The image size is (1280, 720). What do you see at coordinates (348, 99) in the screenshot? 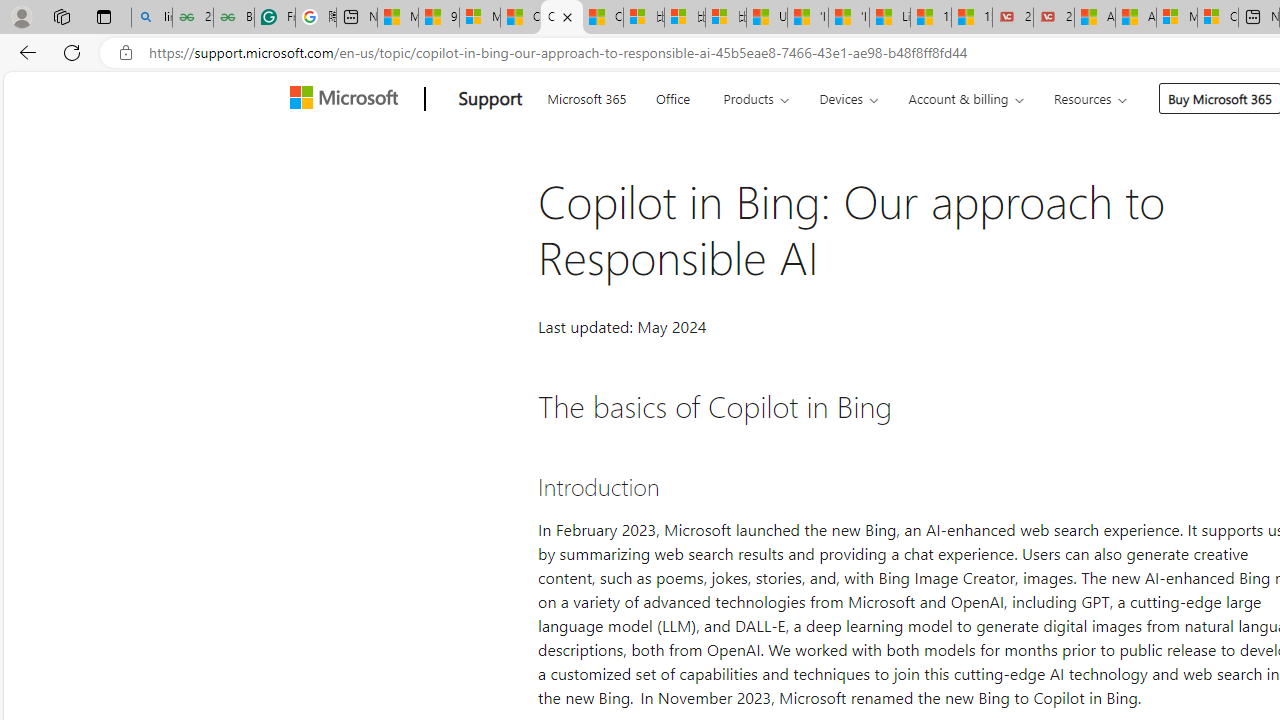
I see `'Microsoft'` at bounding box center [348, 99].